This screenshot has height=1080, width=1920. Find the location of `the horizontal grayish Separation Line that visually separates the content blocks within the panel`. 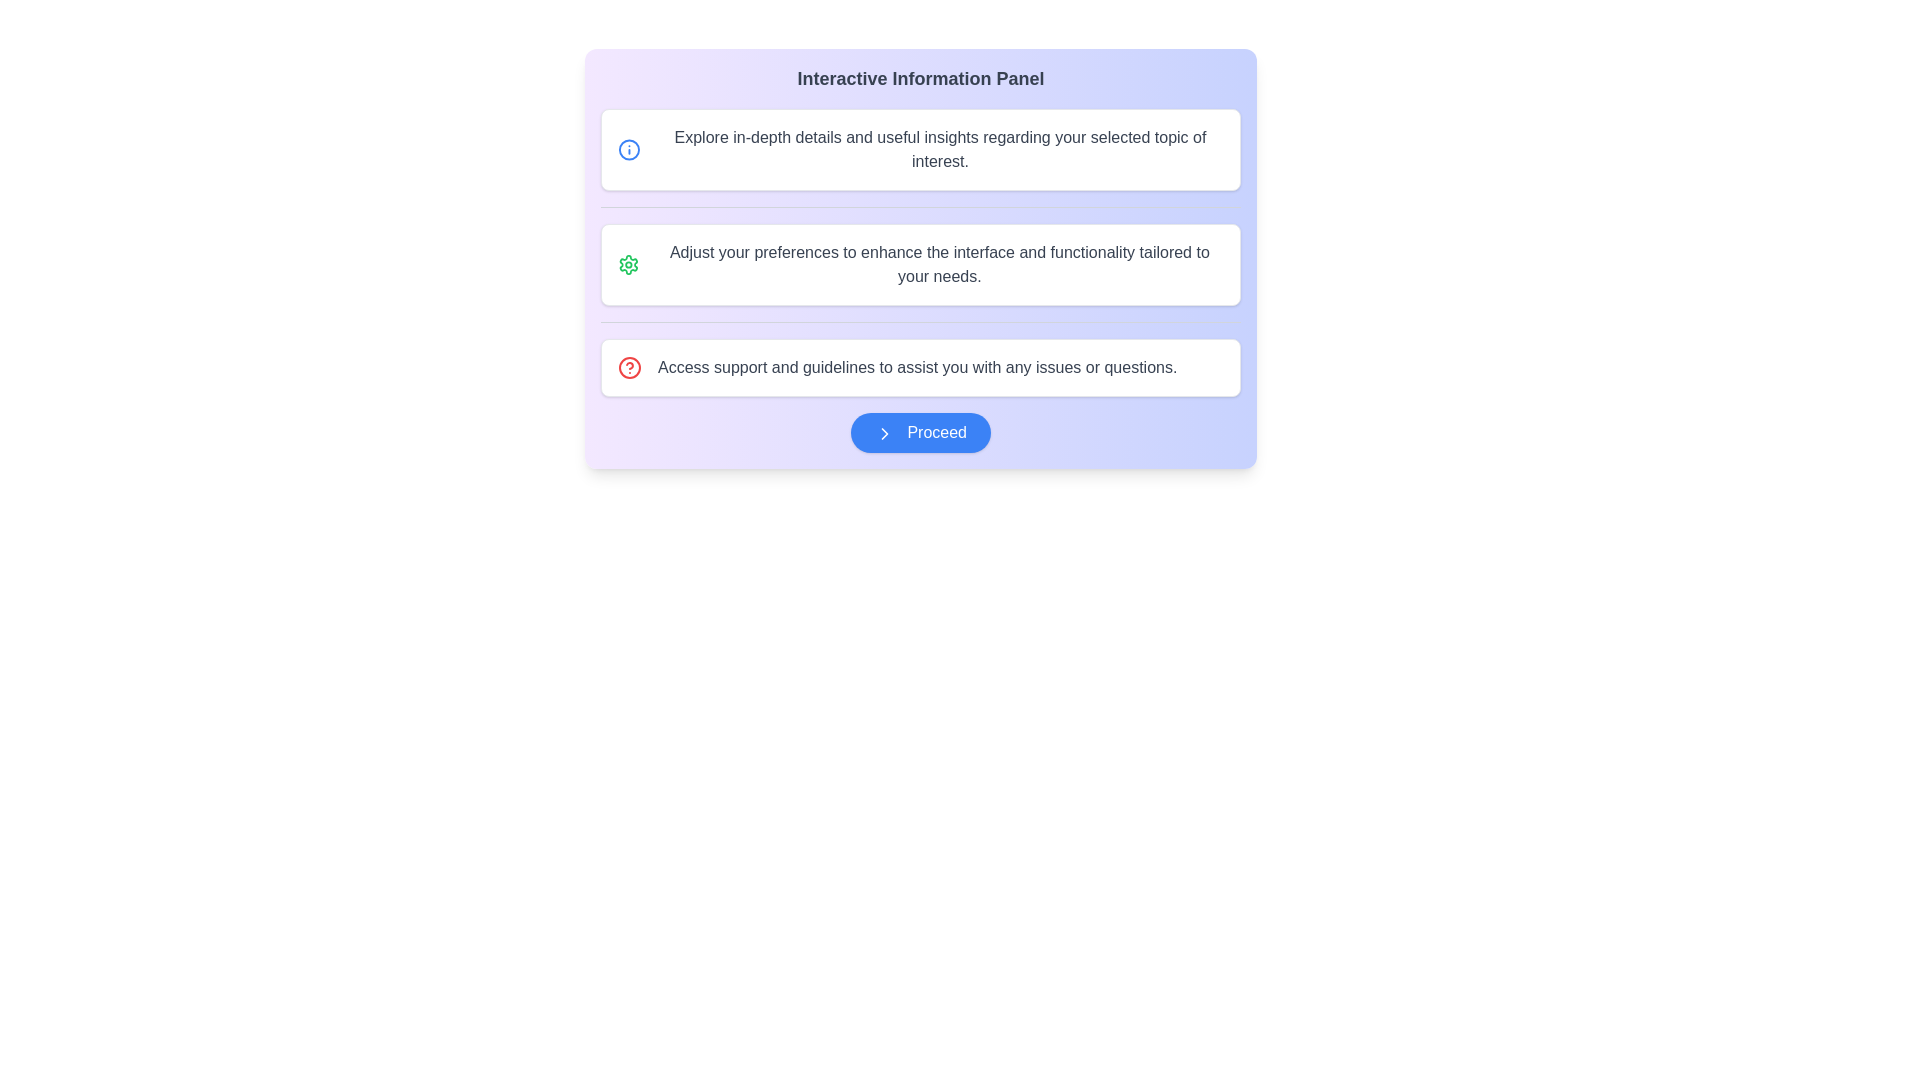

the horizontal grayish Separation Line that visually separates the content blocks within the panel is located at coordinates (920, 207).